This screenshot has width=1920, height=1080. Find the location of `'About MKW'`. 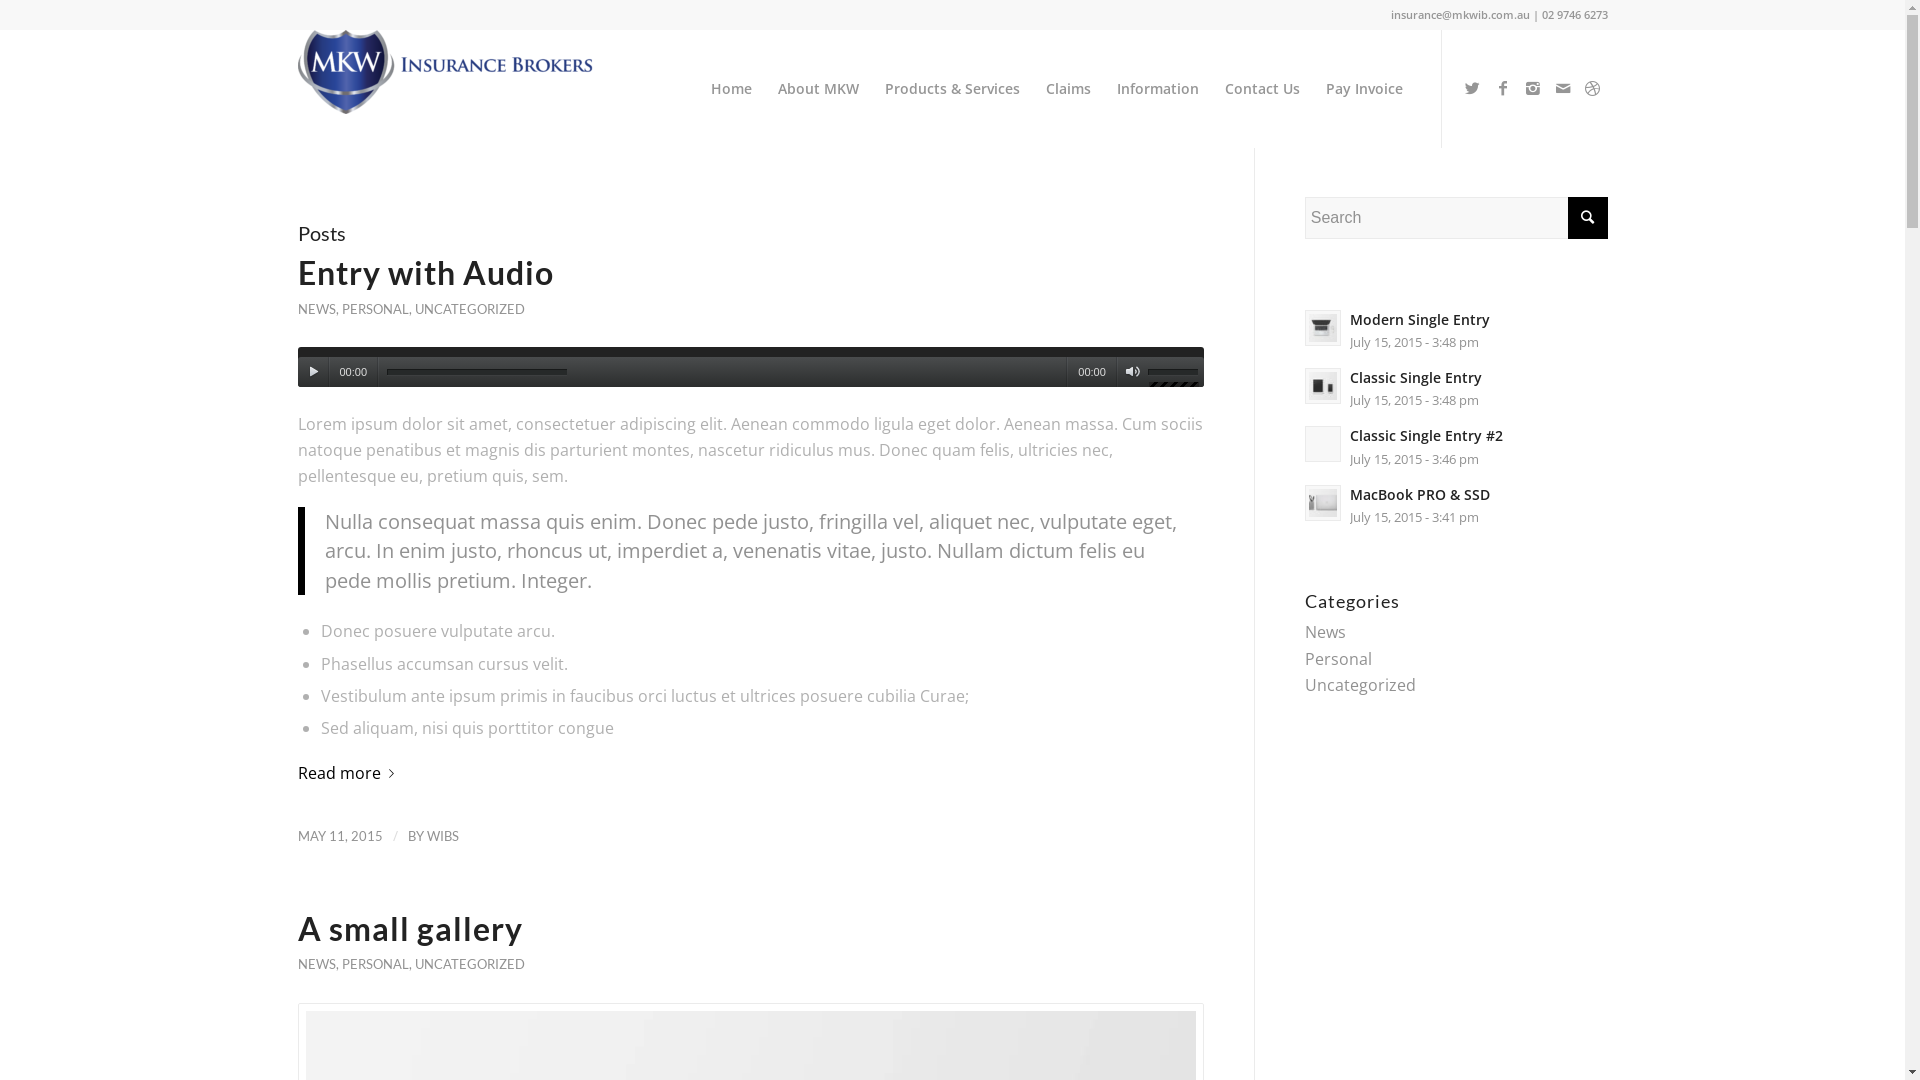

'About MKW' is located at coordinates (817, 87).